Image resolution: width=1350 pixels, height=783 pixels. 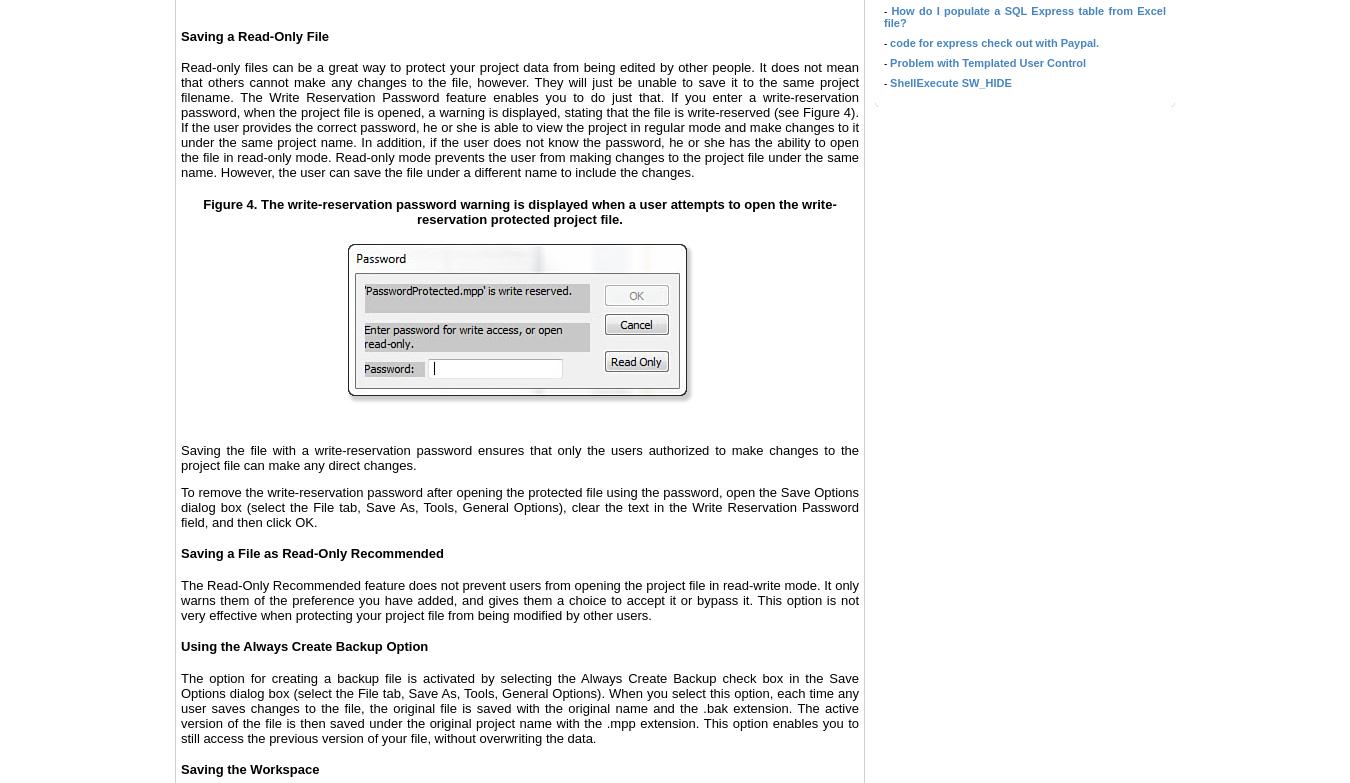 What do you see at coordinates (181, 707) in the screenshot?
I see `'The option for creating a
backup file is activated by selecting the Always Create Backup check box
in the Save Options dialog box (select the File tab, Save As, Tools,
General Options). When you select this option, each time any user saves
changes to the file, the original file is saved with the original name
and the .bak extension. The active version of the file is then saved
under the original project name with the .mpp extension. This option
enables you to still access the previous version of your file, without
overwriting the data.'` at bounding box center [181, 707].